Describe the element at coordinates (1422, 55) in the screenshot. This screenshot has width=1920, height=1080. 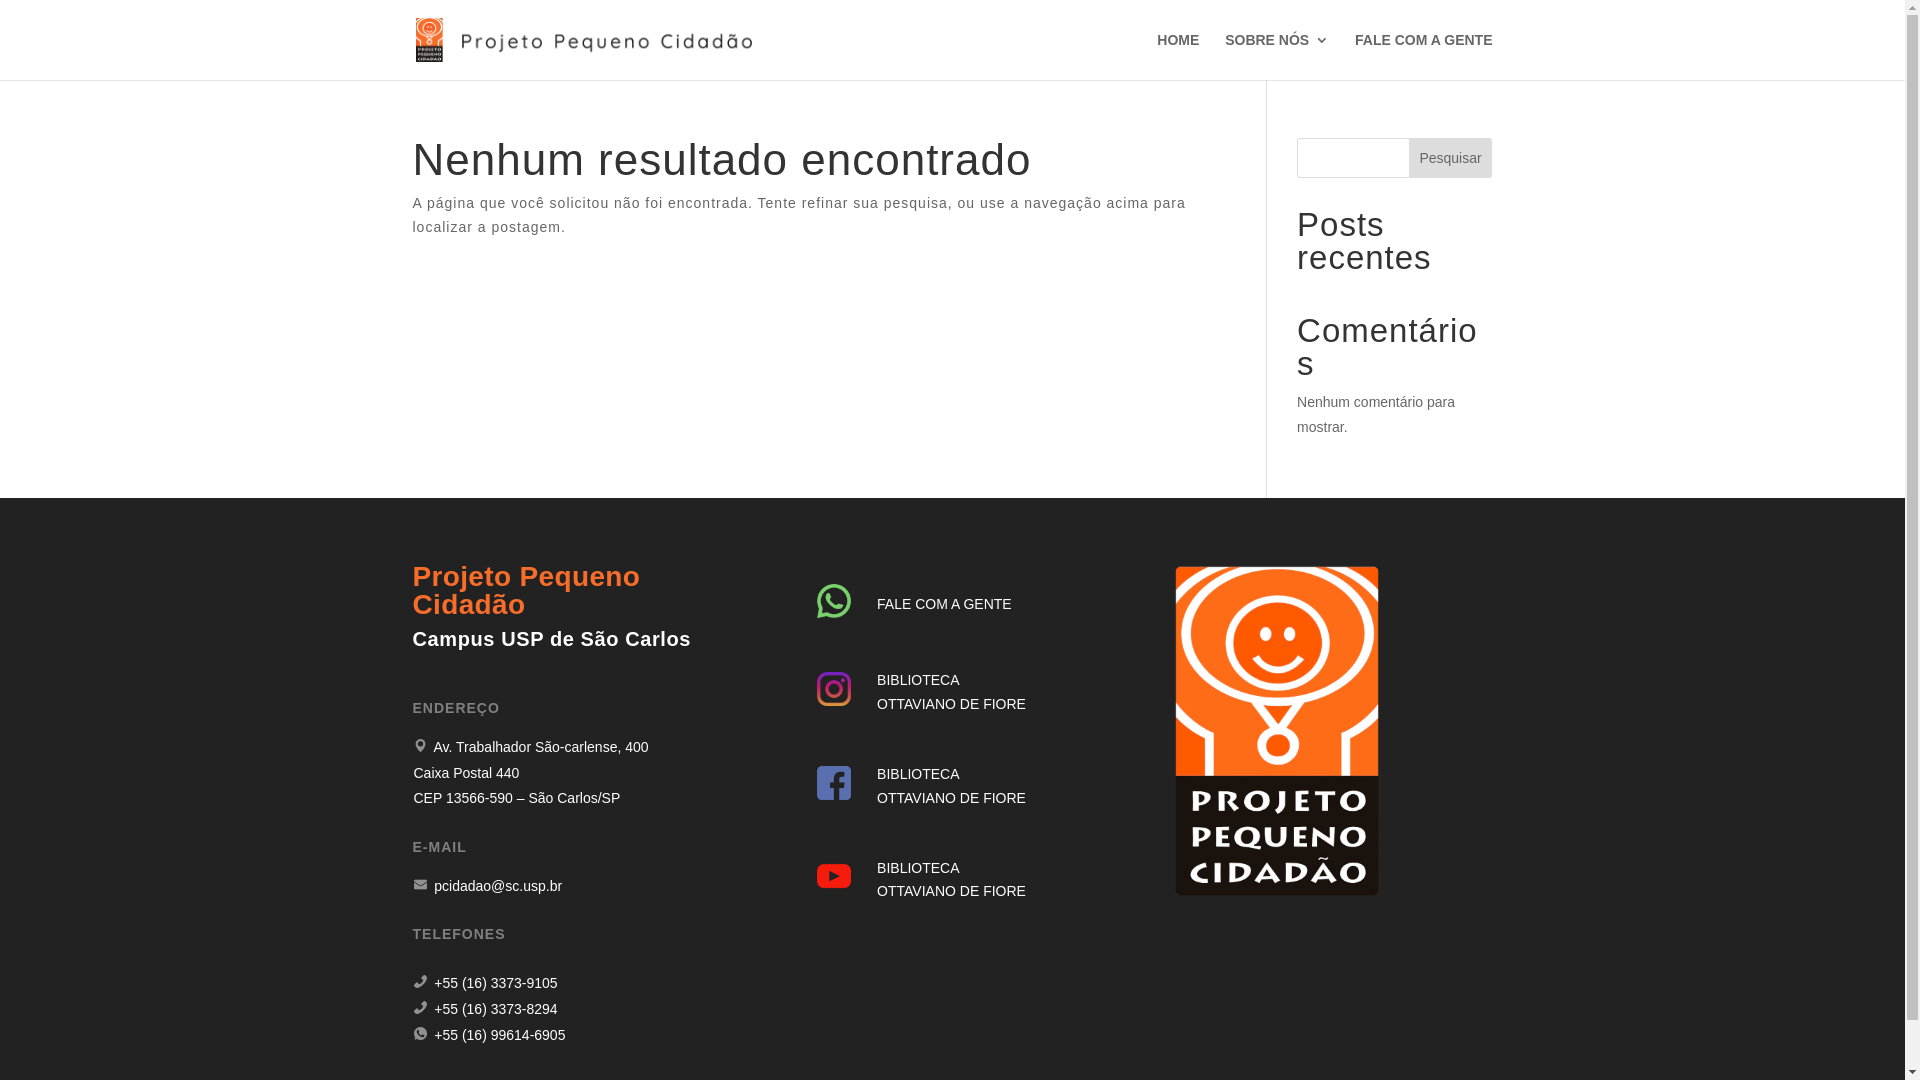
I see `'FALE COM A GENTE'` at that location.